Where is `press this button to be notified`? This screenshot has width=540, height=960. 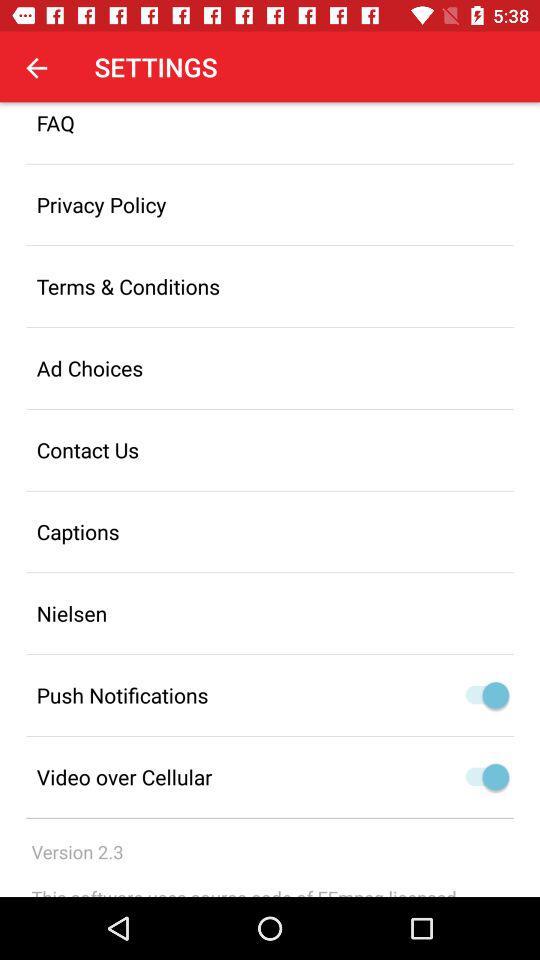 press this button to be notified is located at coordinates (494, 695).